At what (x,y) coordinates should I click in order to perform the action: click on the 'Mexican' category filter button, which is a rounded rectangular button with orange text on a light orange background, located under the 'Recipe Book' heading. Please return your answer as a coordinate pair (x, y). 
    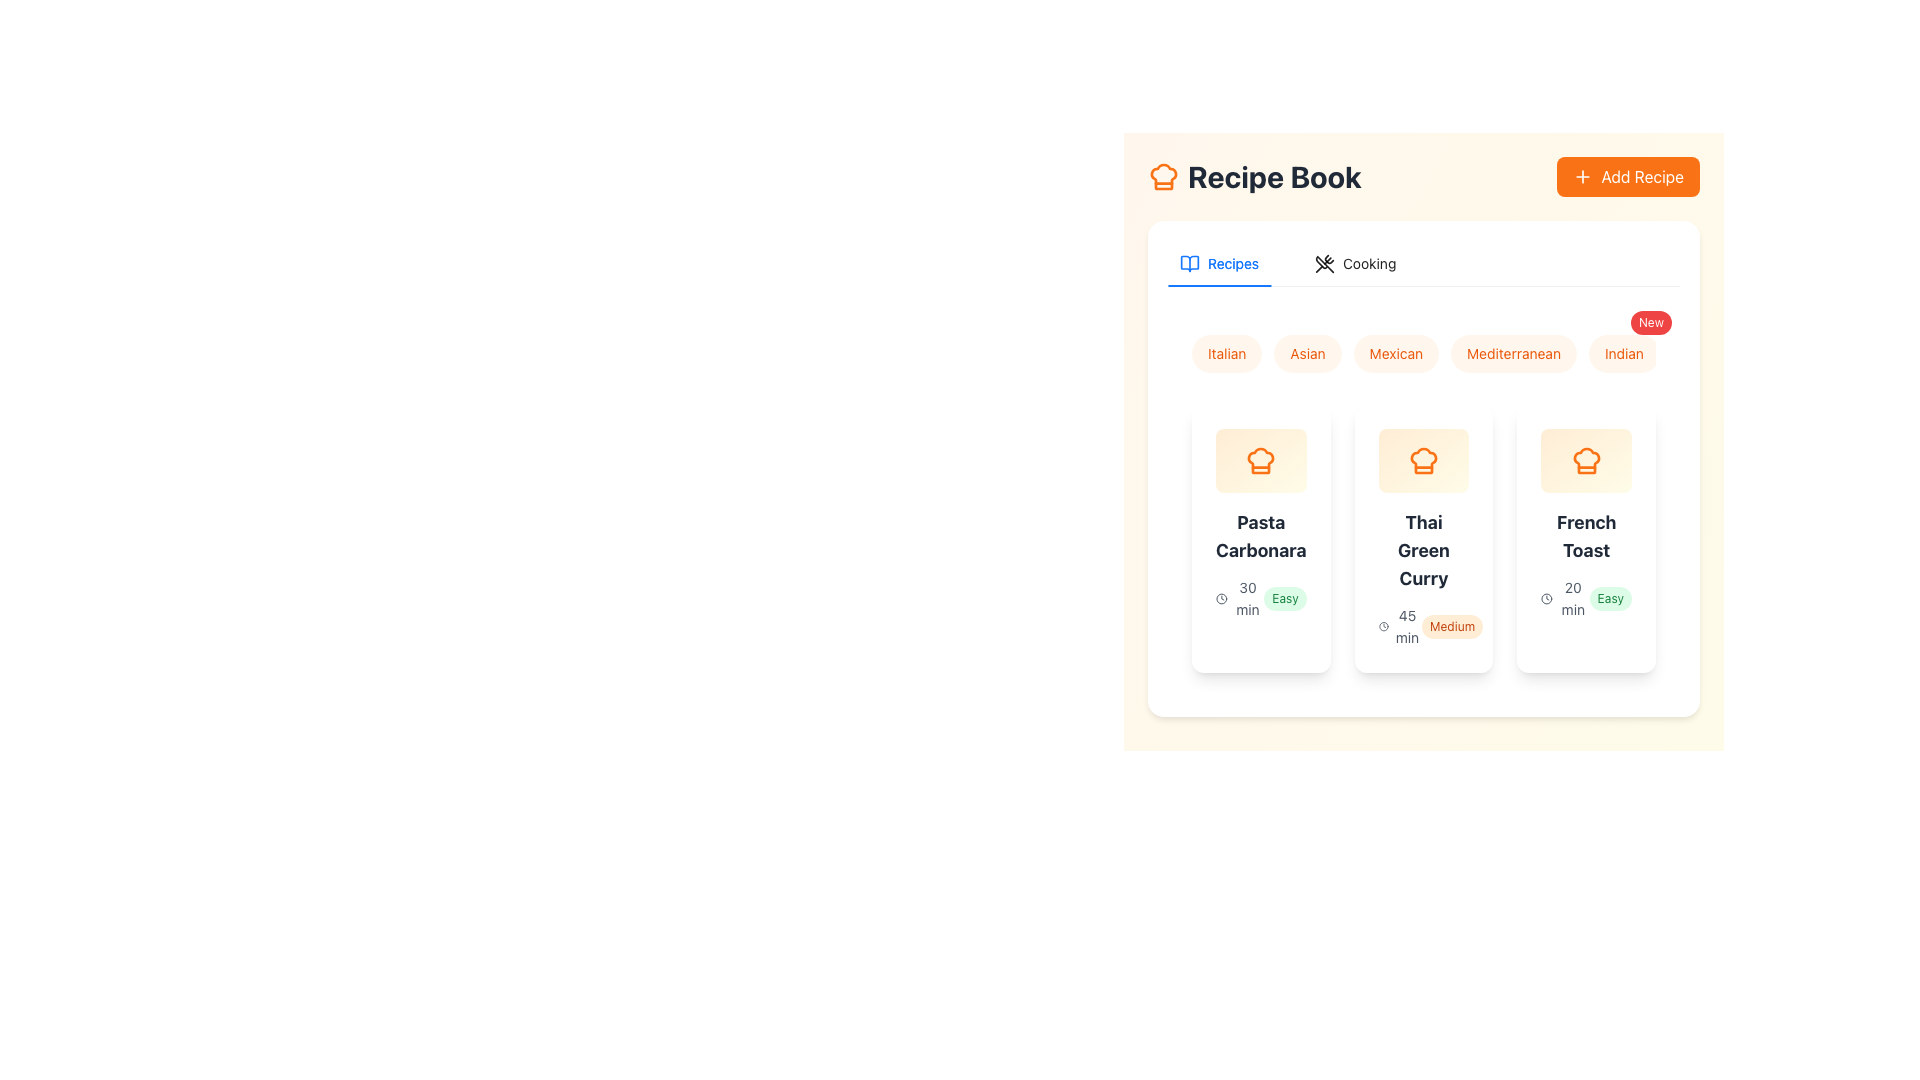
    Looking at the image, I should click on (1395, 353).